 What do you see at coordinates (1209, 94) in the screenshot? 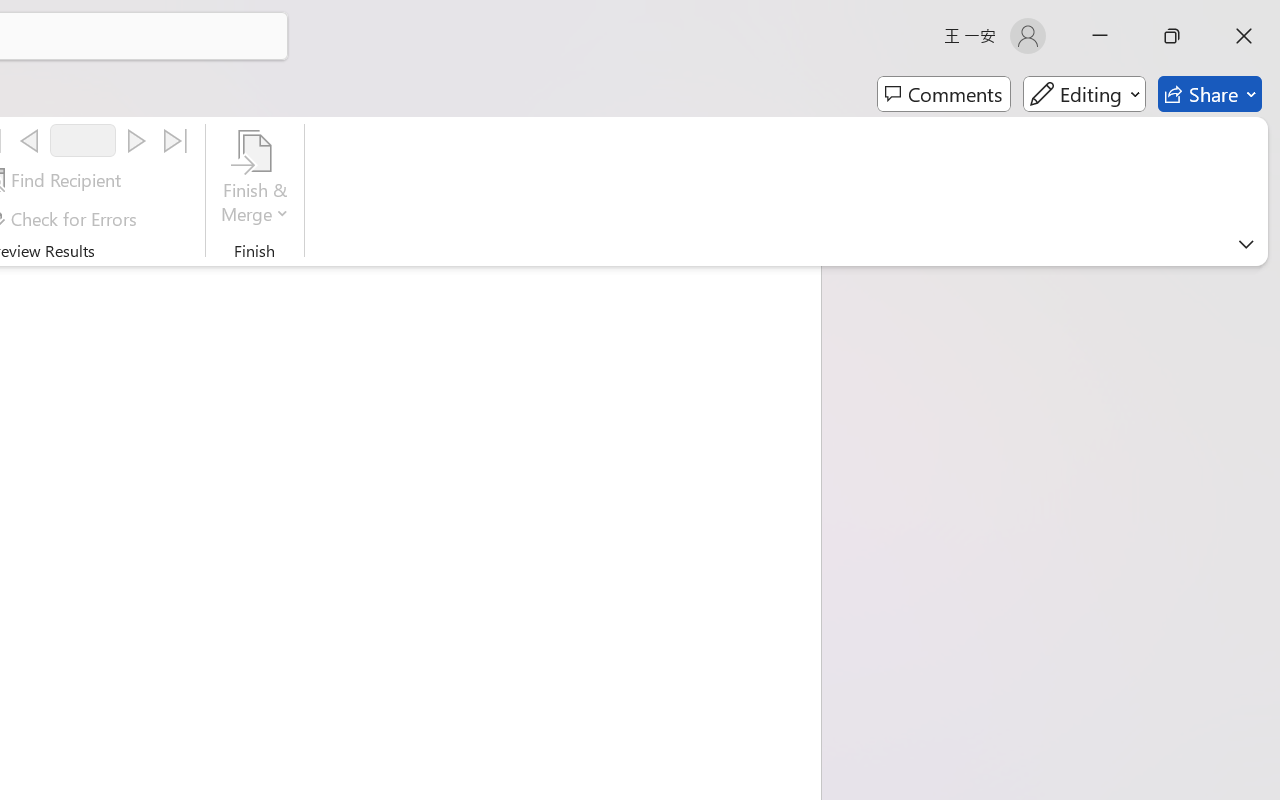
I see `'Share'` at bounding box center [1209, 94].